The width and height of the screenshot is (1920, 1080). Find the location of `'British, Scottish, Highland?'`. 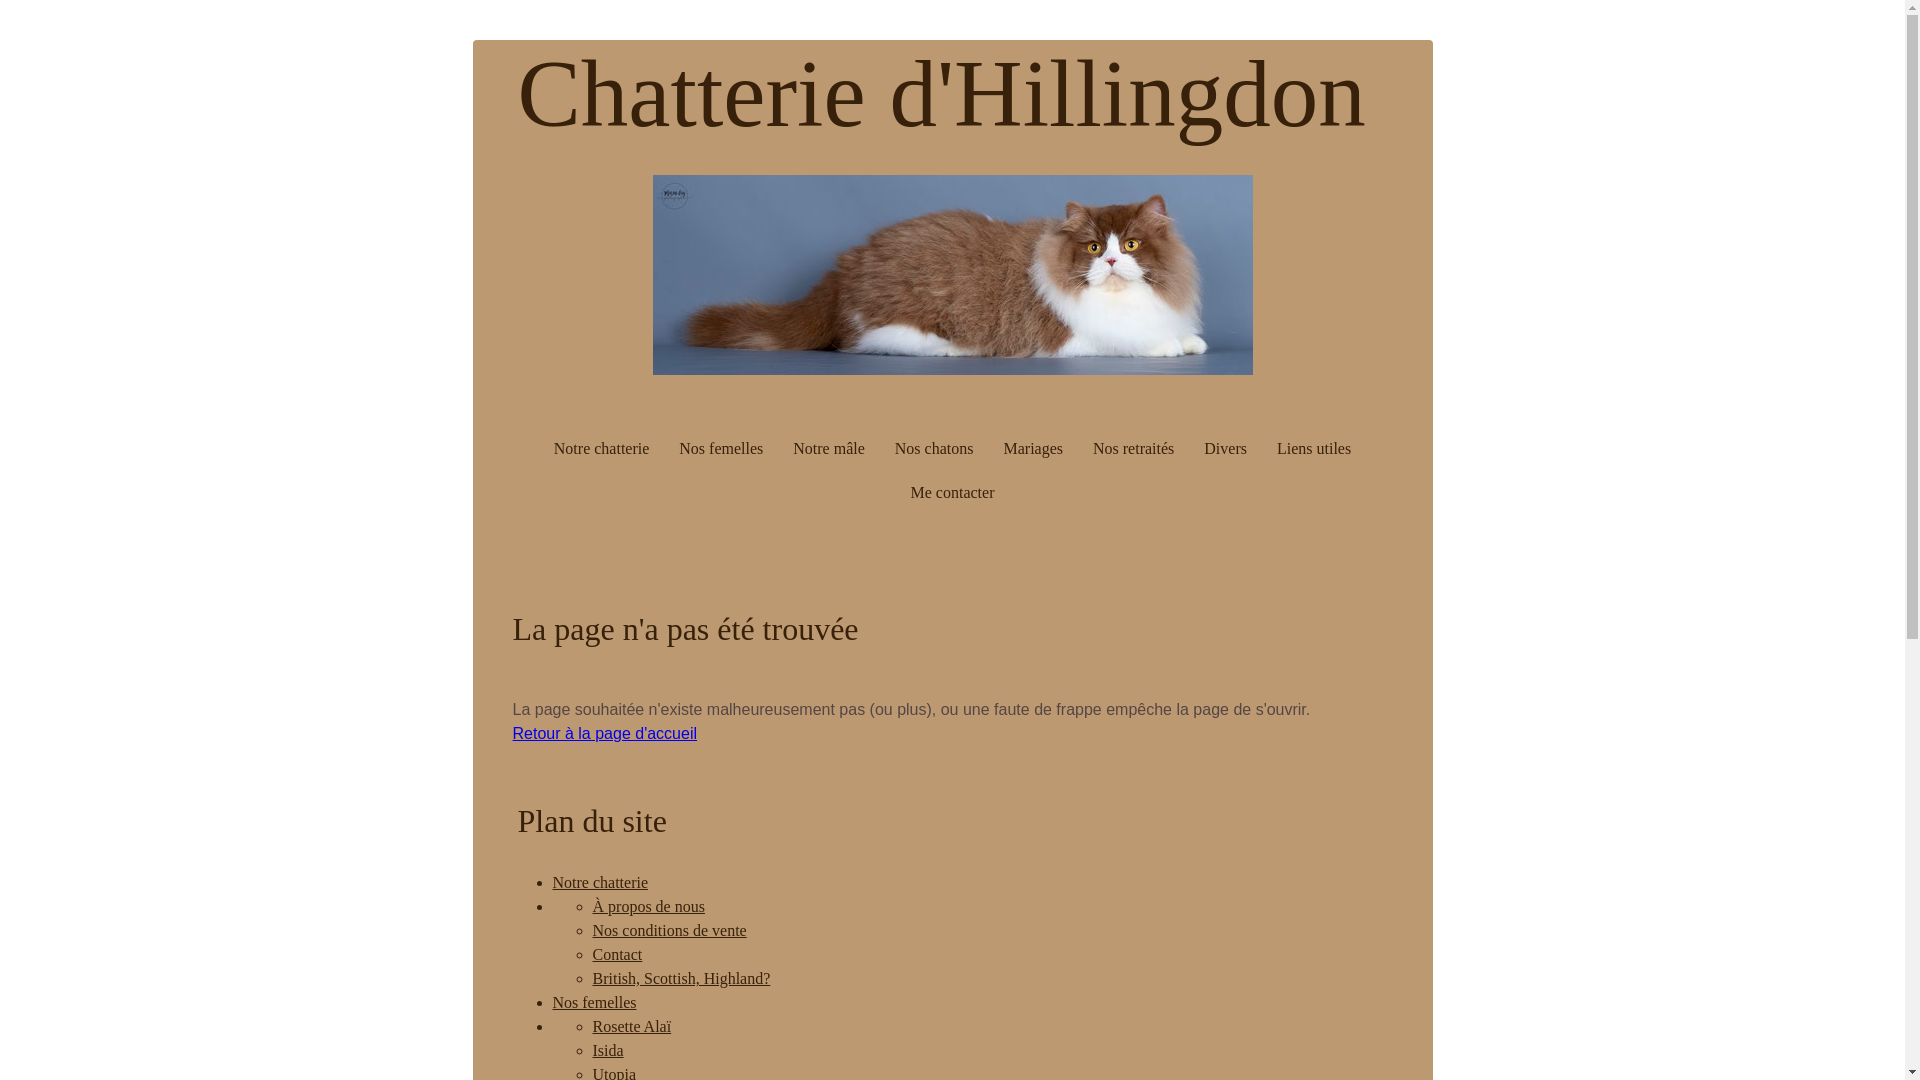

'British, Scottish, Highland?' is located at coordinates (681, 977).